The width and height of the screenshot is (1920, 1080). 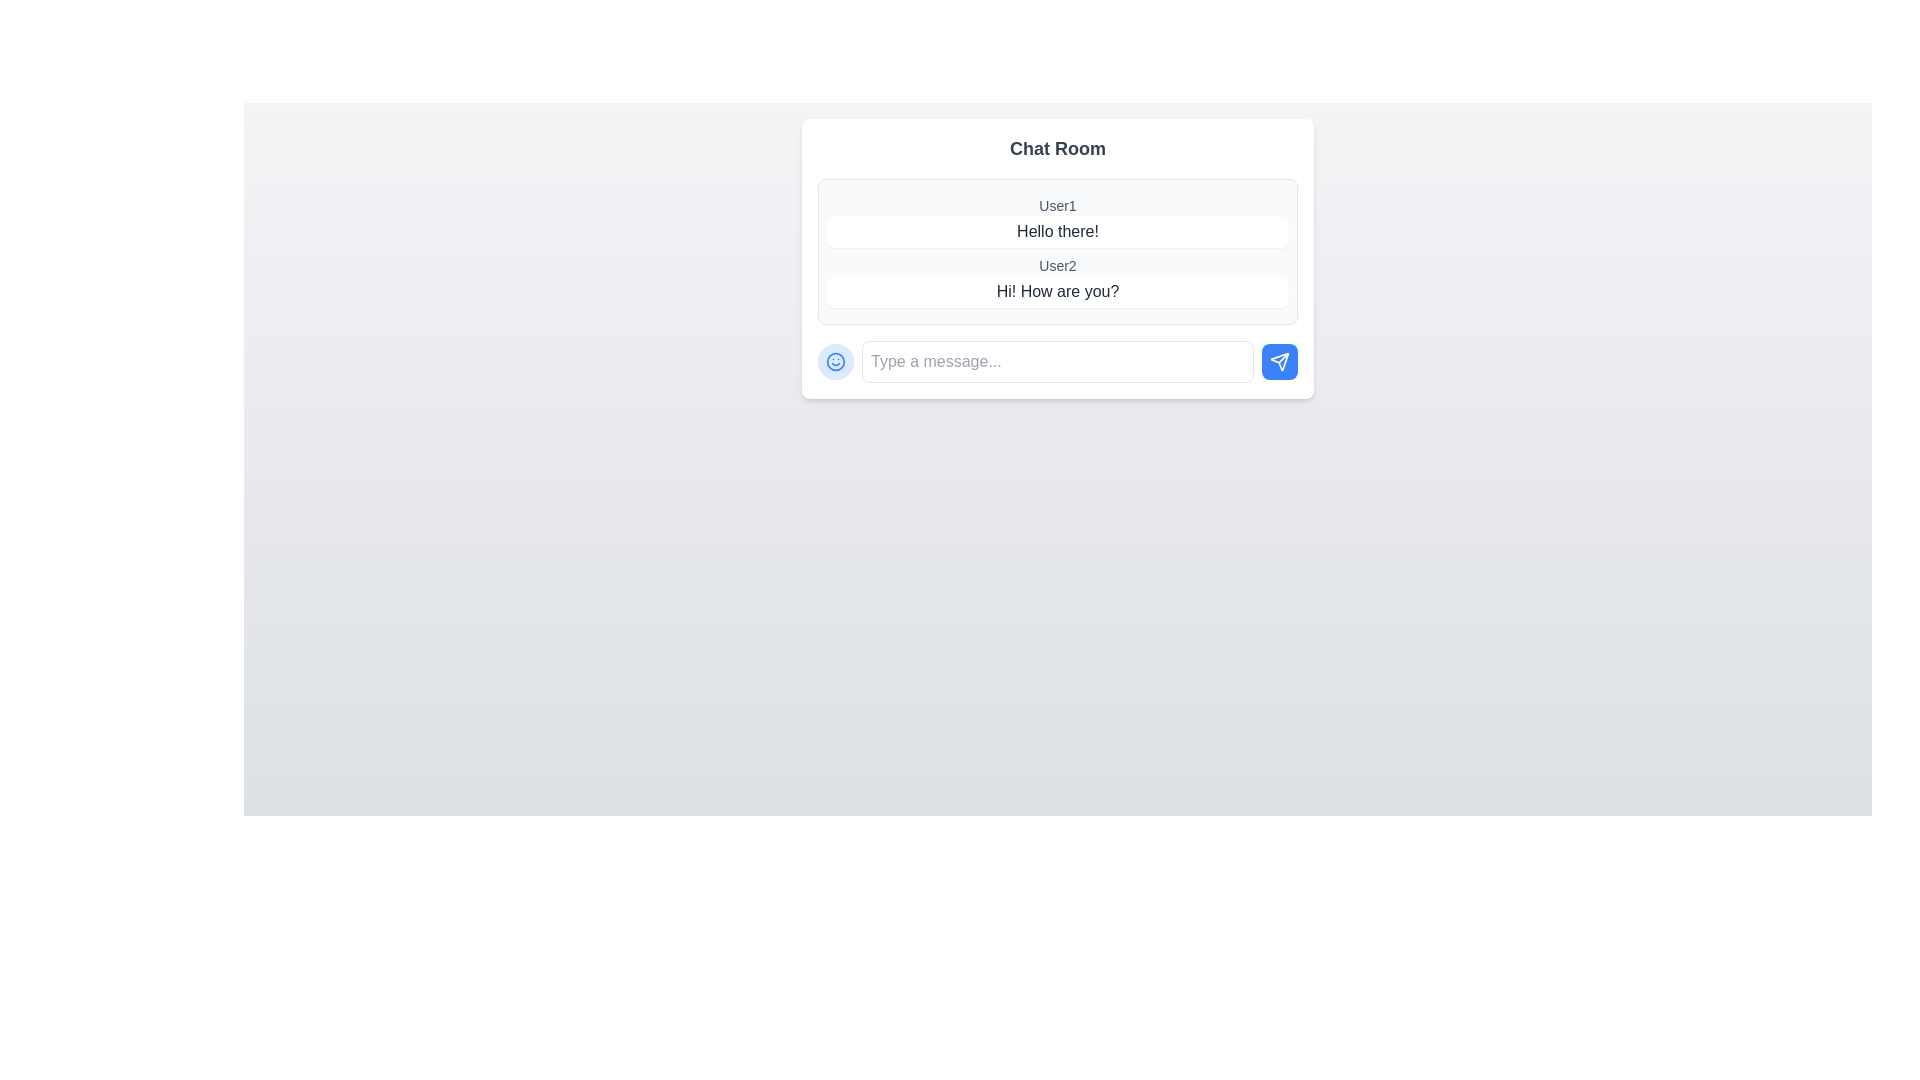 I want to click on the Chat input area located at the bottom of the chat window, so click(x=1056, y=362).